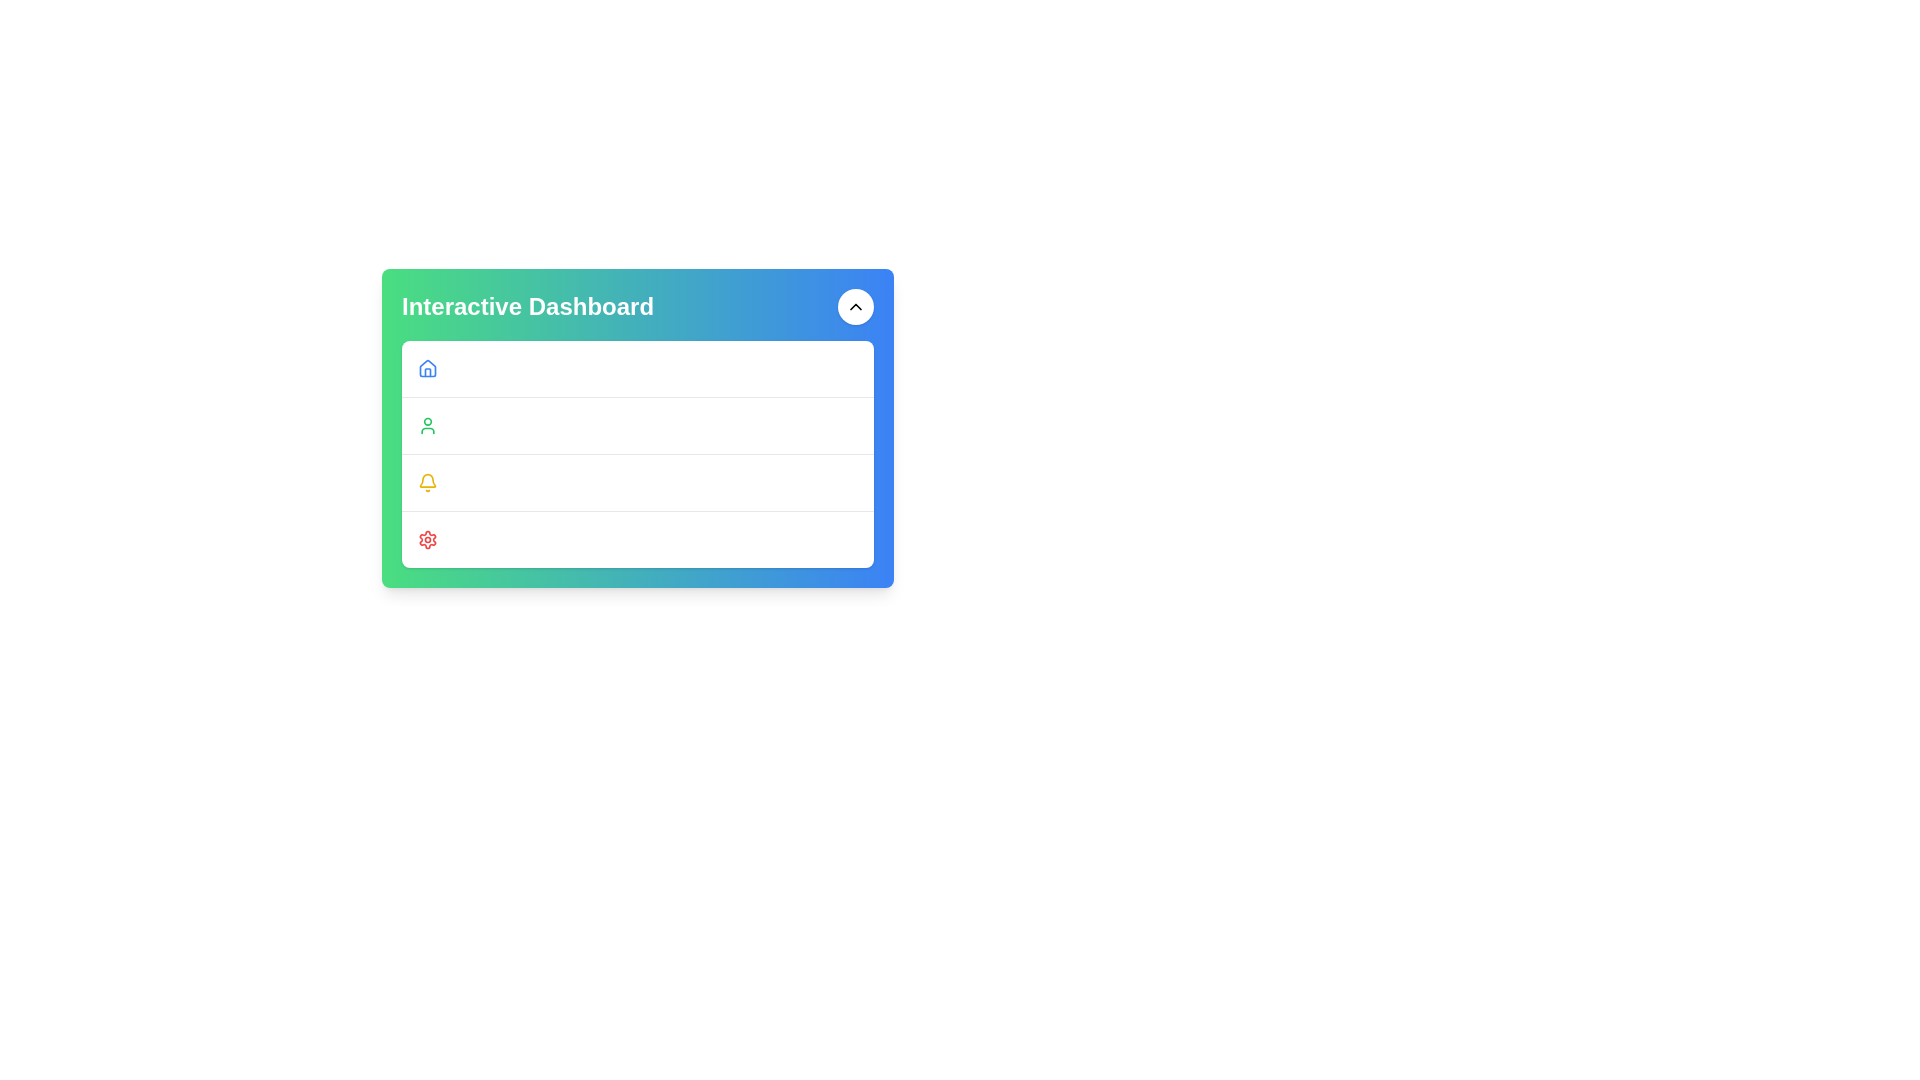 The image size is (1920, 1080). Describe the element at coordinates (637, 423) in the screenshot. I see `the 'Profile' menu item, which is the second item in the vertical menu list within a blue-bordered panel` at that location.